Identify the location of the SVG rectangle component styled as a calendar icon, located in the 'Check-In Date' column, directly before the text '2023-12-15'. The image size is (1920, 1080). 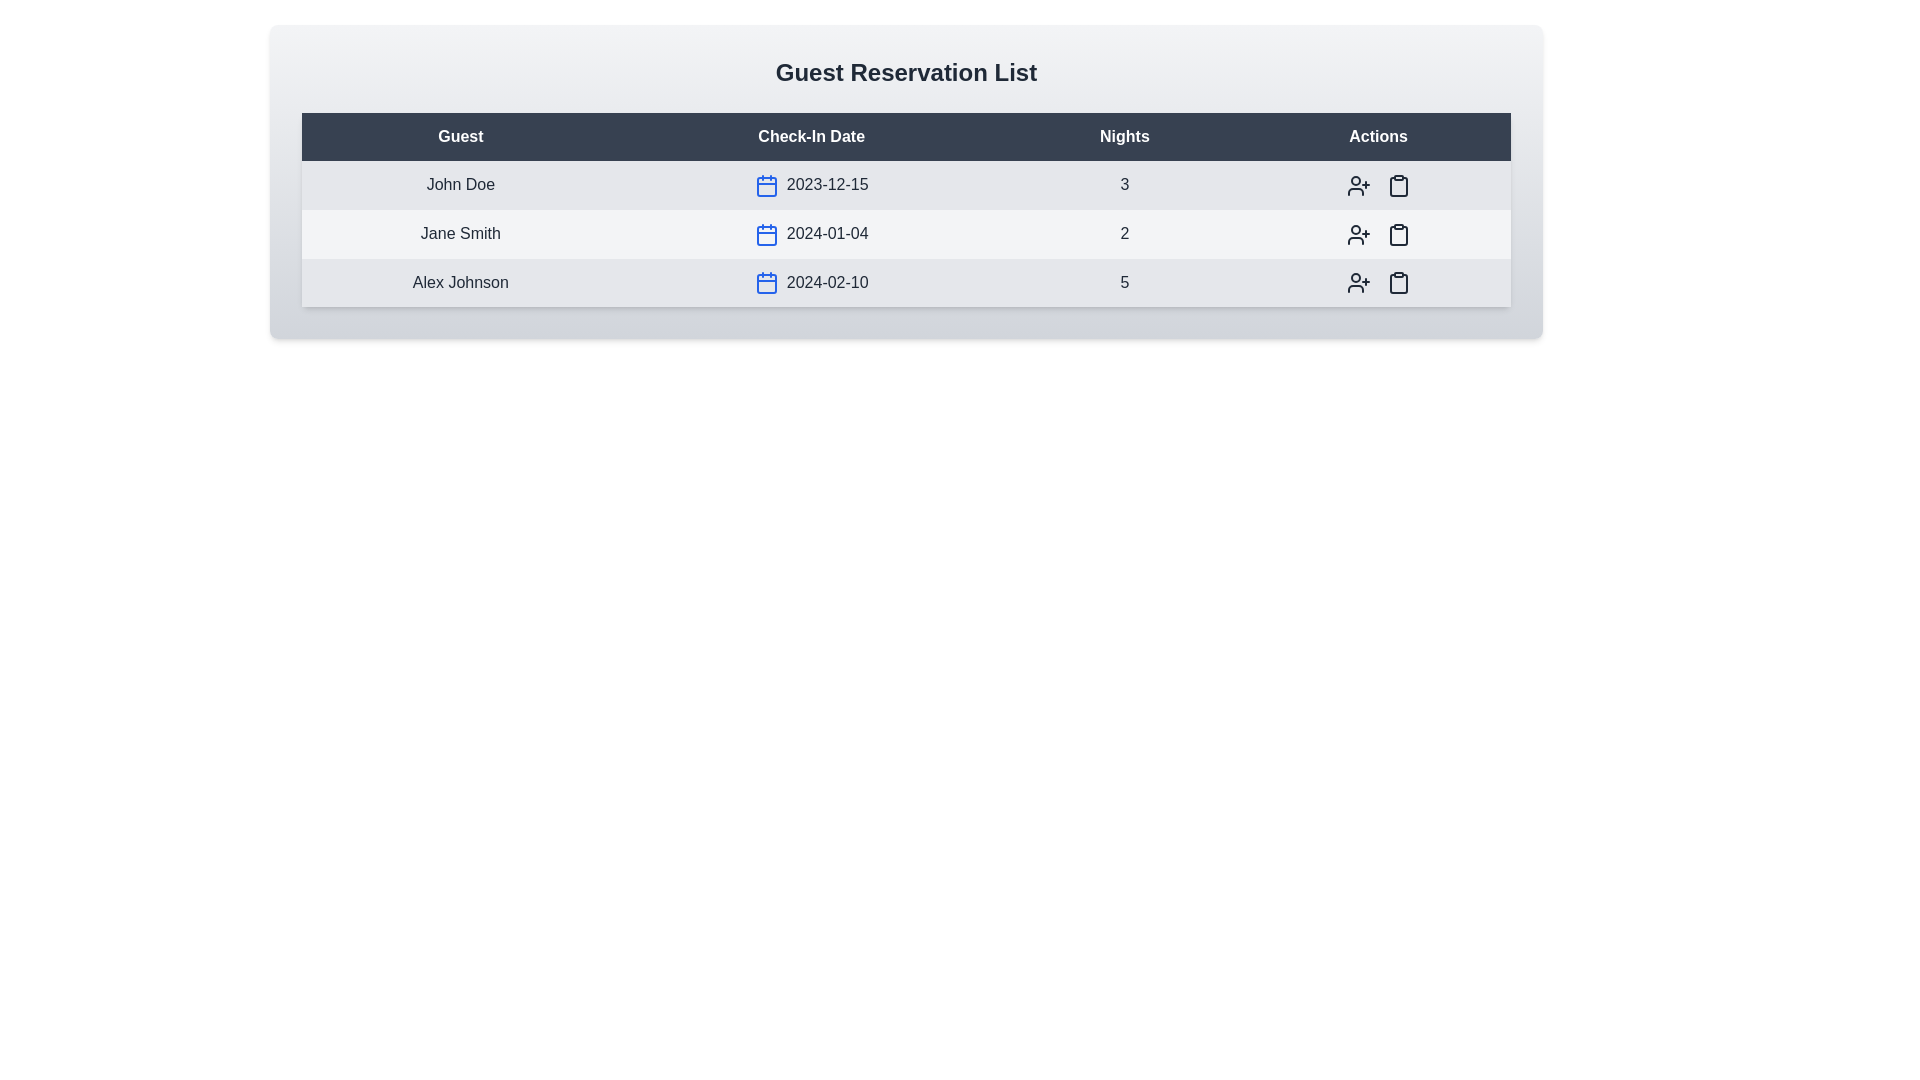
(765, 186).